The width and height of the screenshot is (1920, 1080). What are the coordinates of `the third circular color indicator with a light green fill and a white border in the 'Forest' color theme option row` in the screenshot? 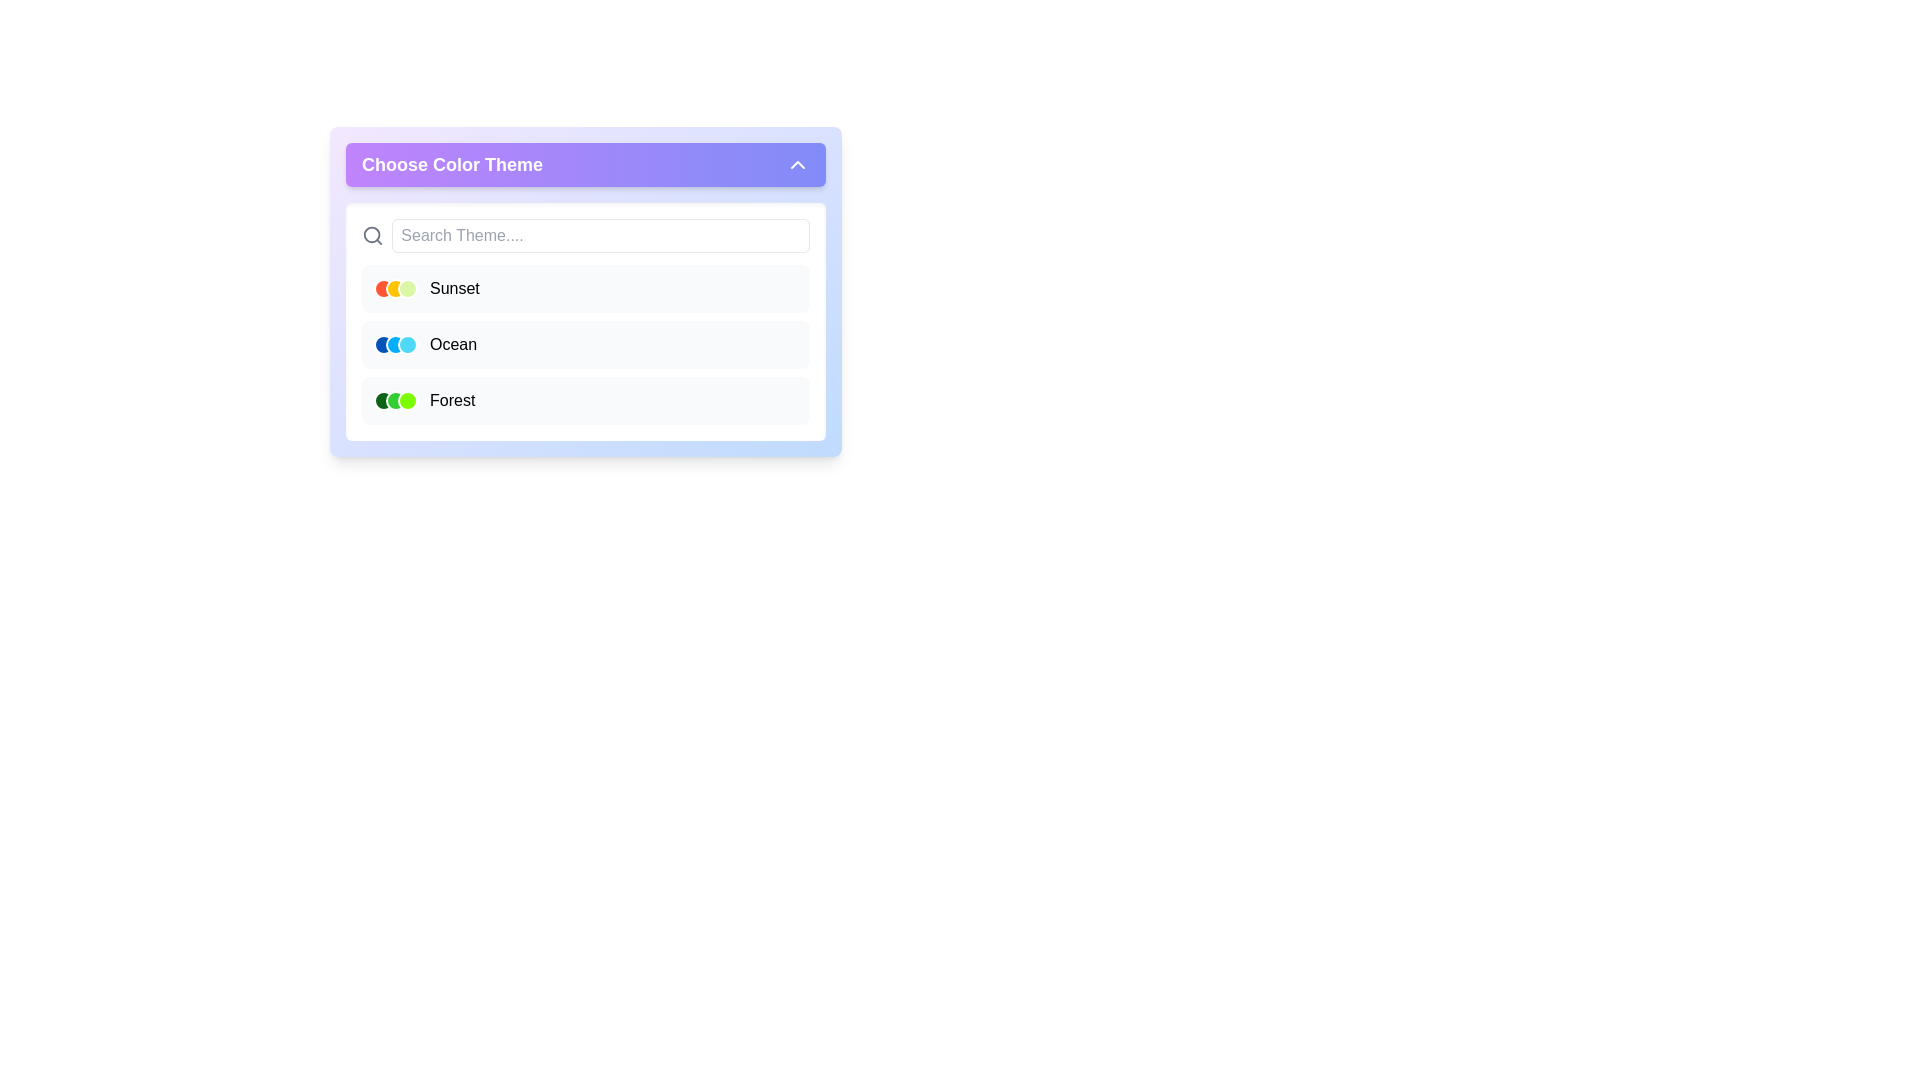 It's located at (407, 401).